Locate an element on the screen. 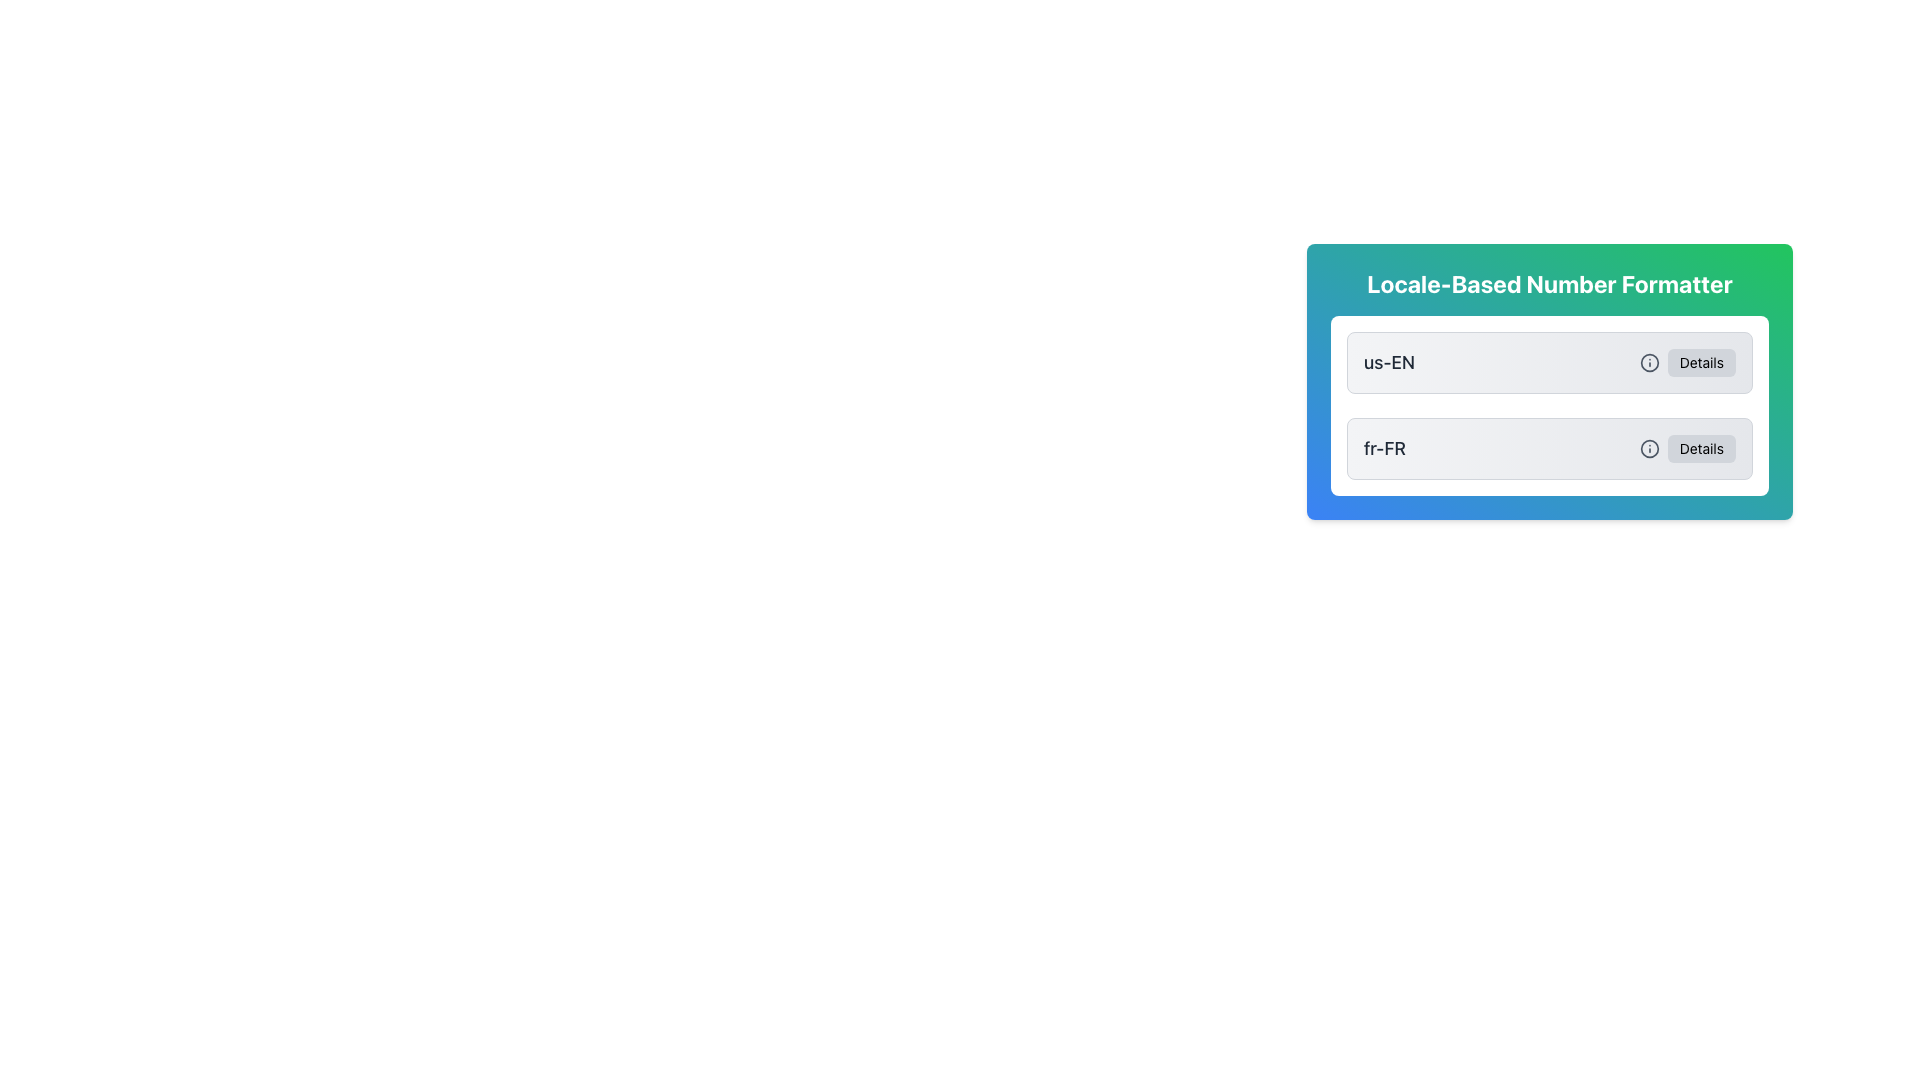 The width and height of the screenshot is (1920, 1080). the circular graphic element within the 'Details' button related to the 'fr-FR' locale in the 'Locale-Based Number Formatter' region is located at coordinates (1649, 447).